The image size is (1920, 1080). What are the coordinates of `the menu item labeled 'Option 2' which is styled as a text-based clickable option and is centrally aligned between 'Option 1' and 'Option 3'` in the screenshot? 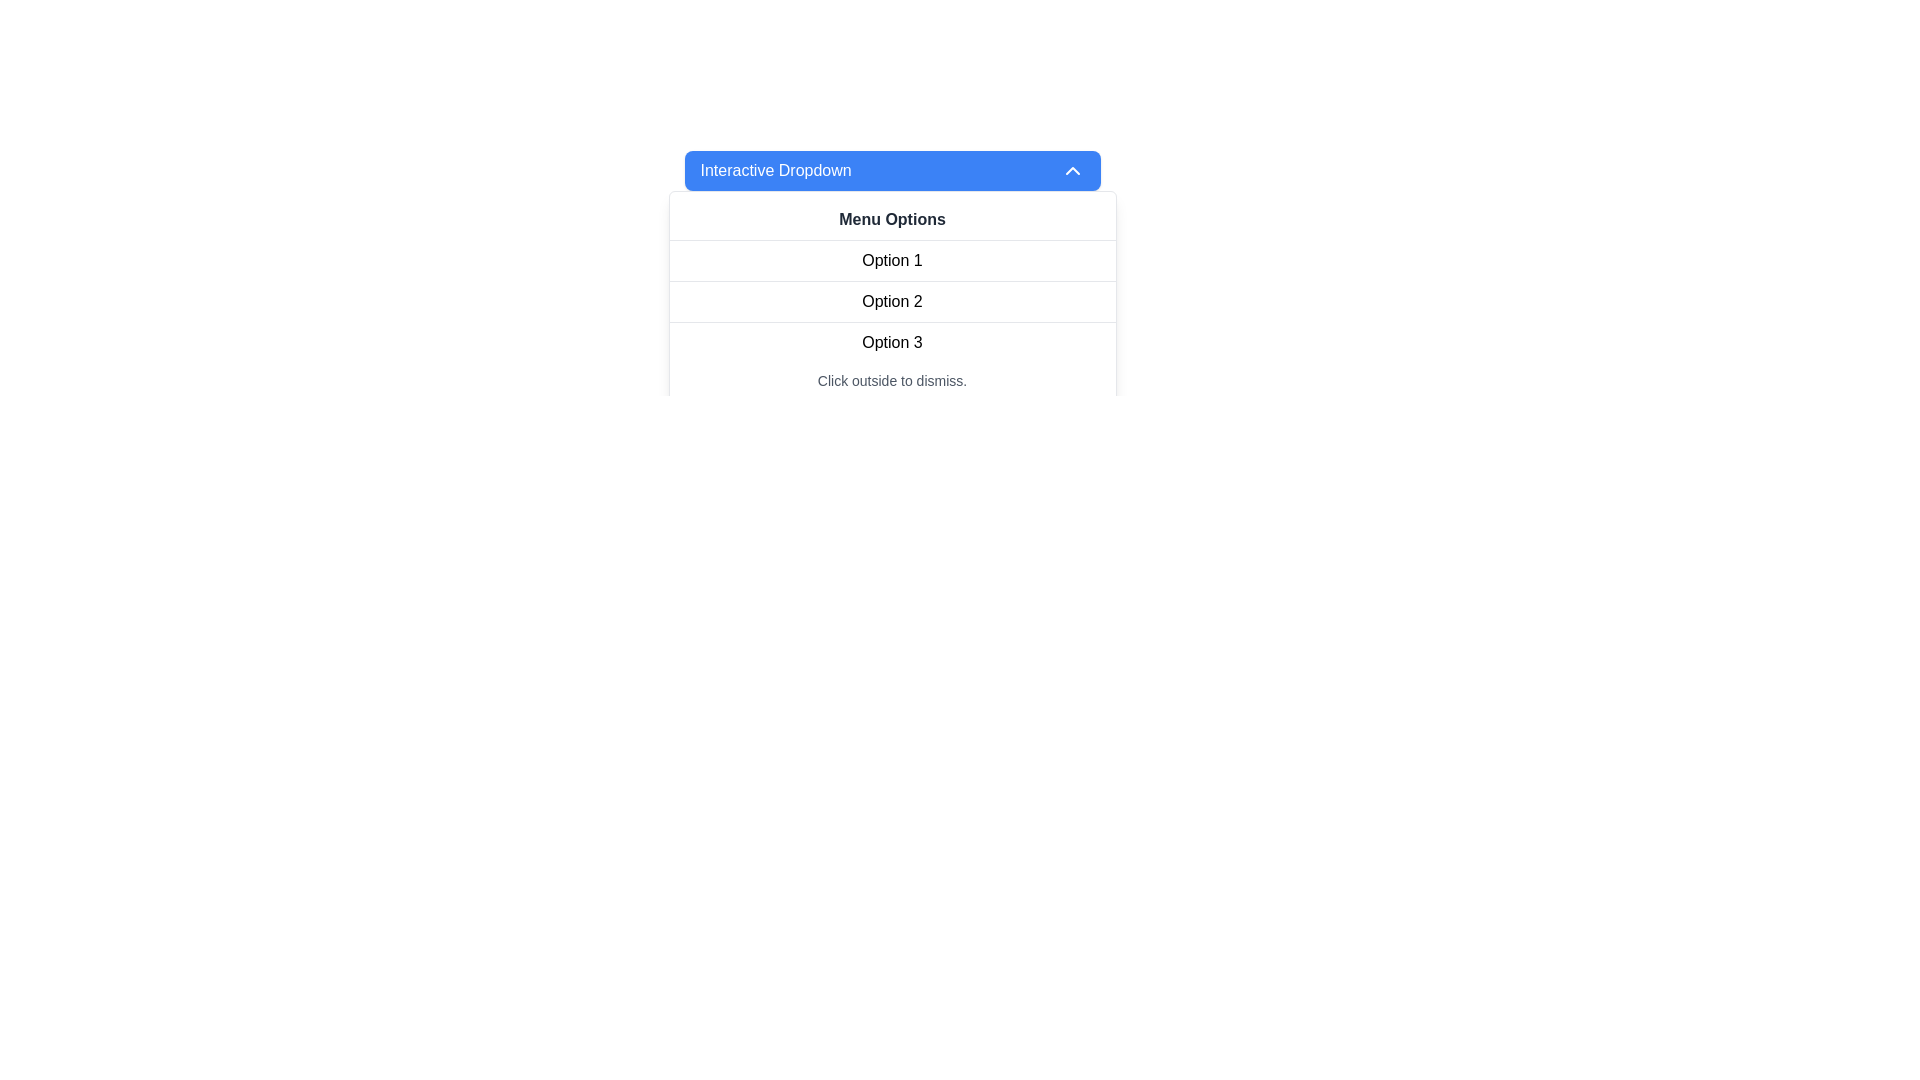 It's located at (891, 301).